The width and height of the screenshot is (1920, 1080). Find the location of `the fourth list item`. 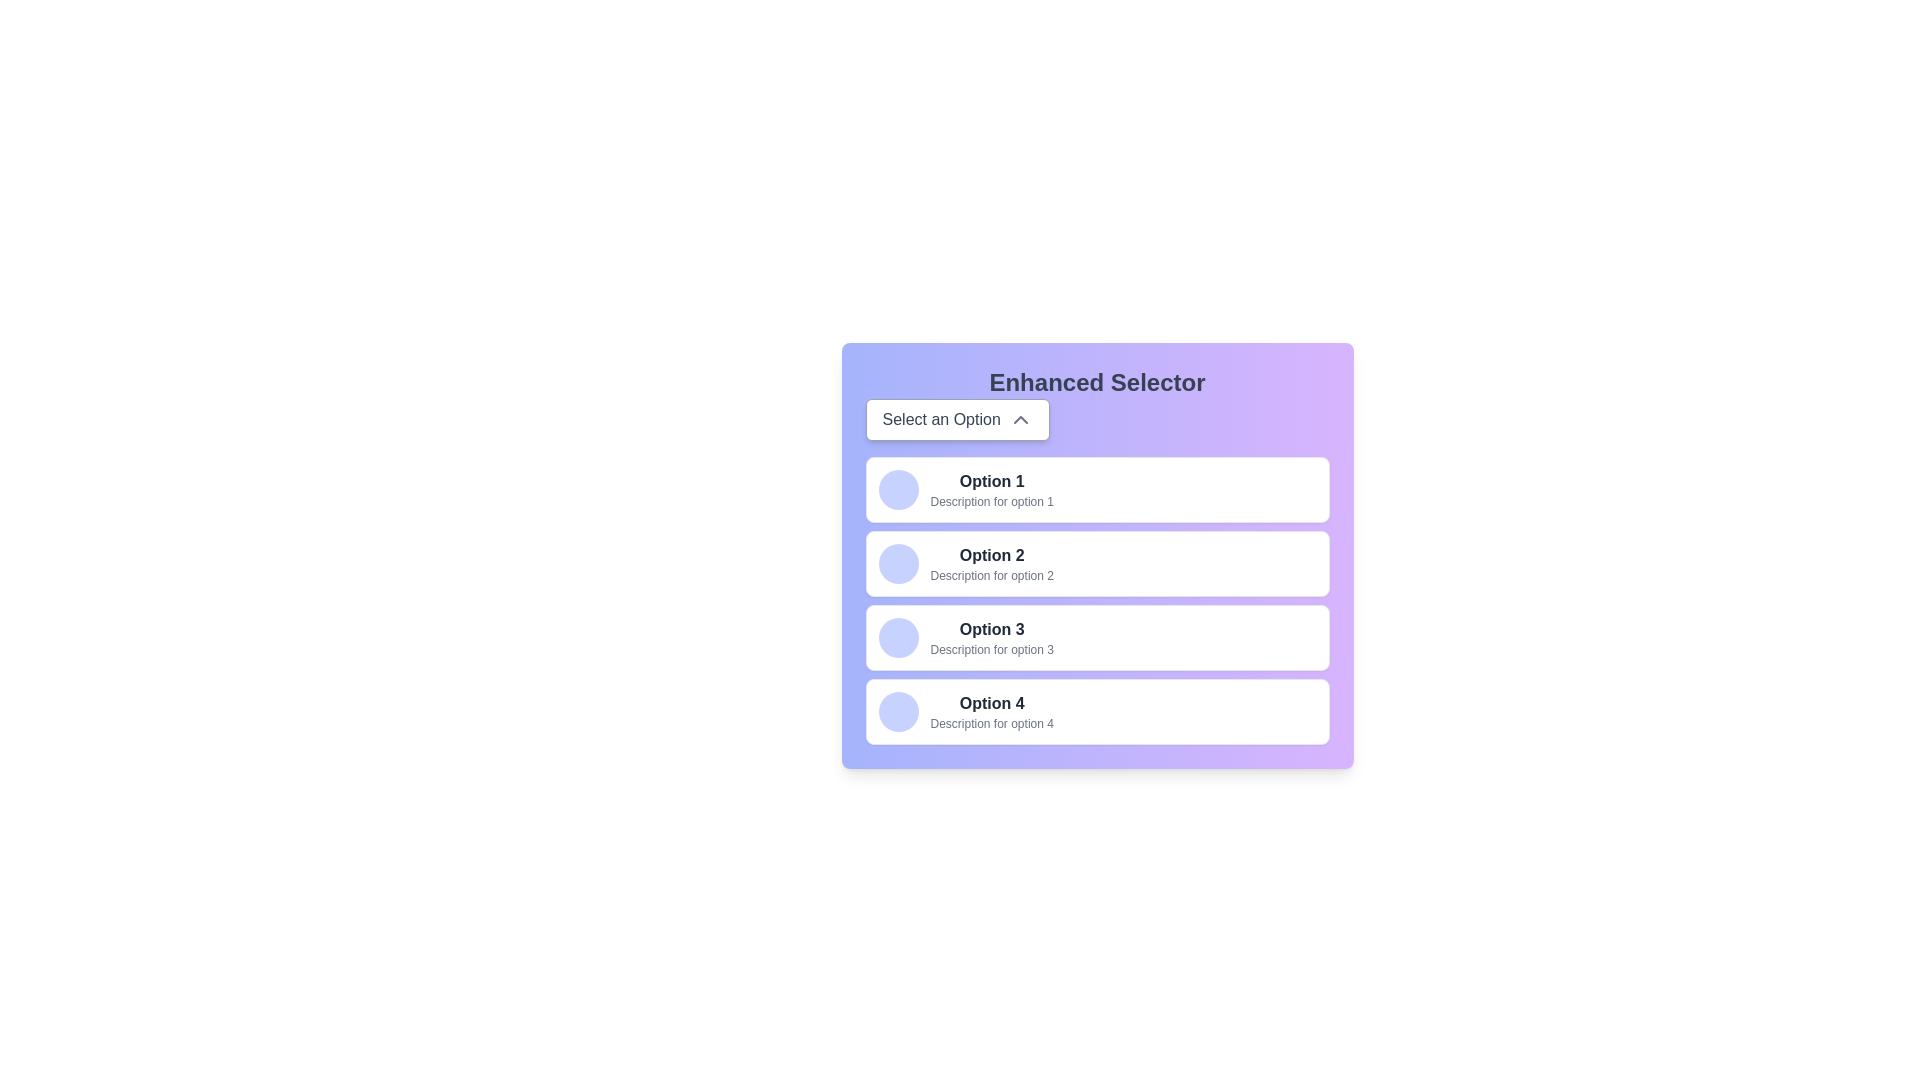

the fourth list item is located at coordinates (992, 711).